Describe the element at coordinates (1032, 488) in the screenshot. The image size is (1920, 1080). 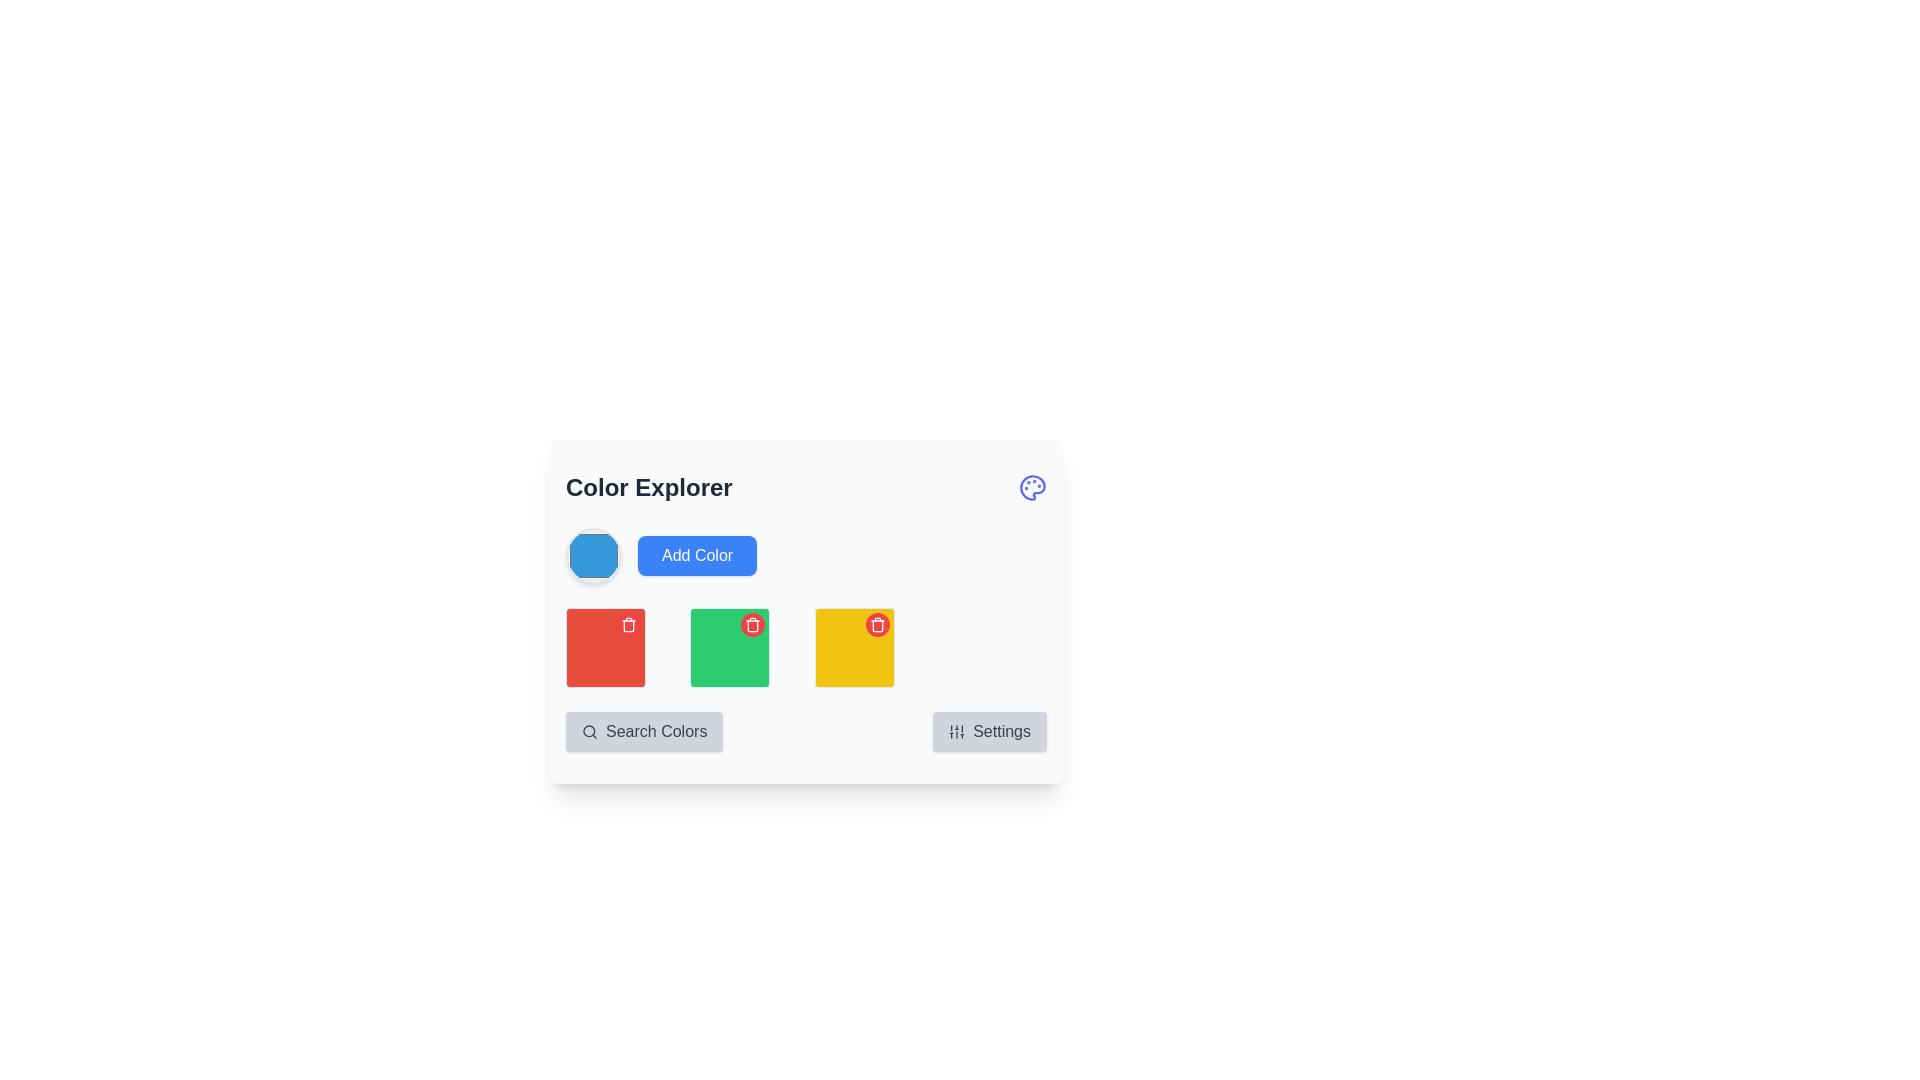
I see `the circular color palette icon located in the top right corner of the main panel` at that location.